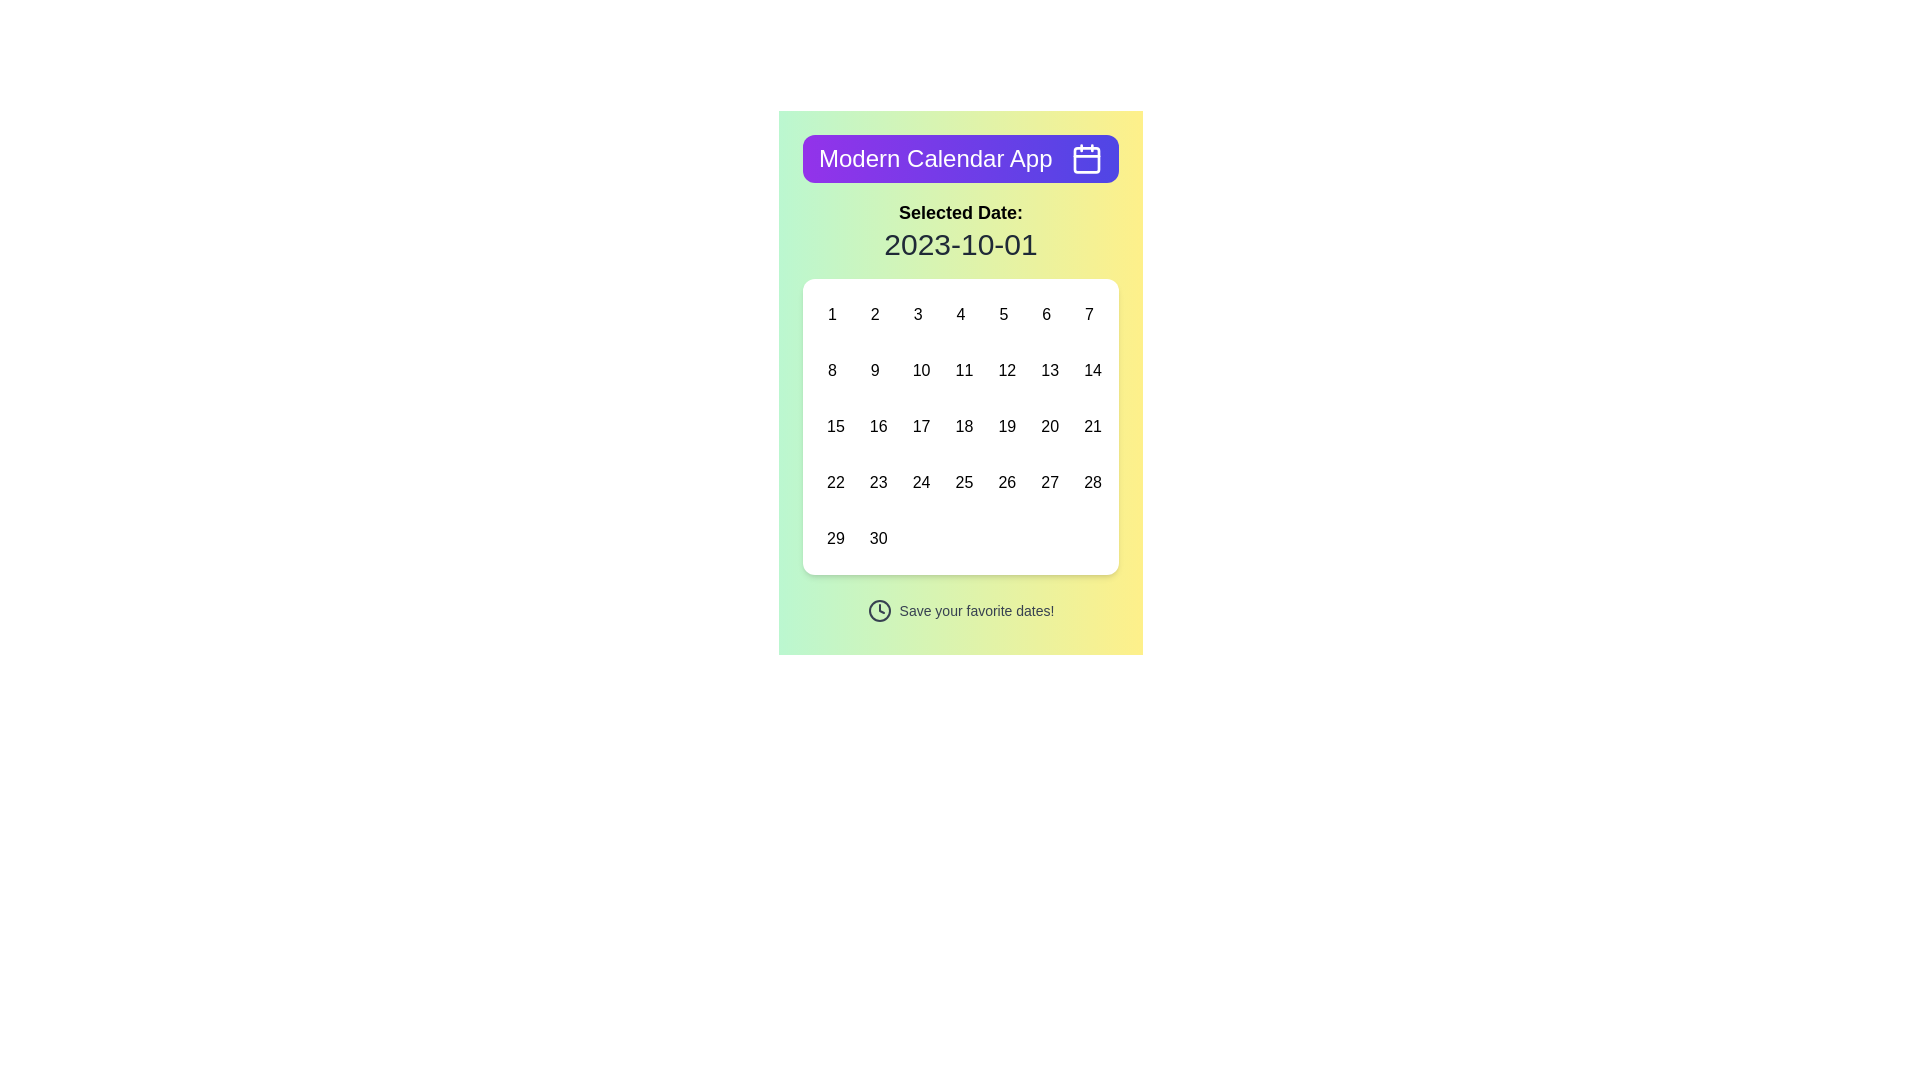 The image size is (1920, 1080). What do you see at coordinates (917, 426) in the screenshot?
I see `the square button with rounded borders displaying '17' located in the third row and third column of the calendar's date grid` at bounding box center [917, 426].